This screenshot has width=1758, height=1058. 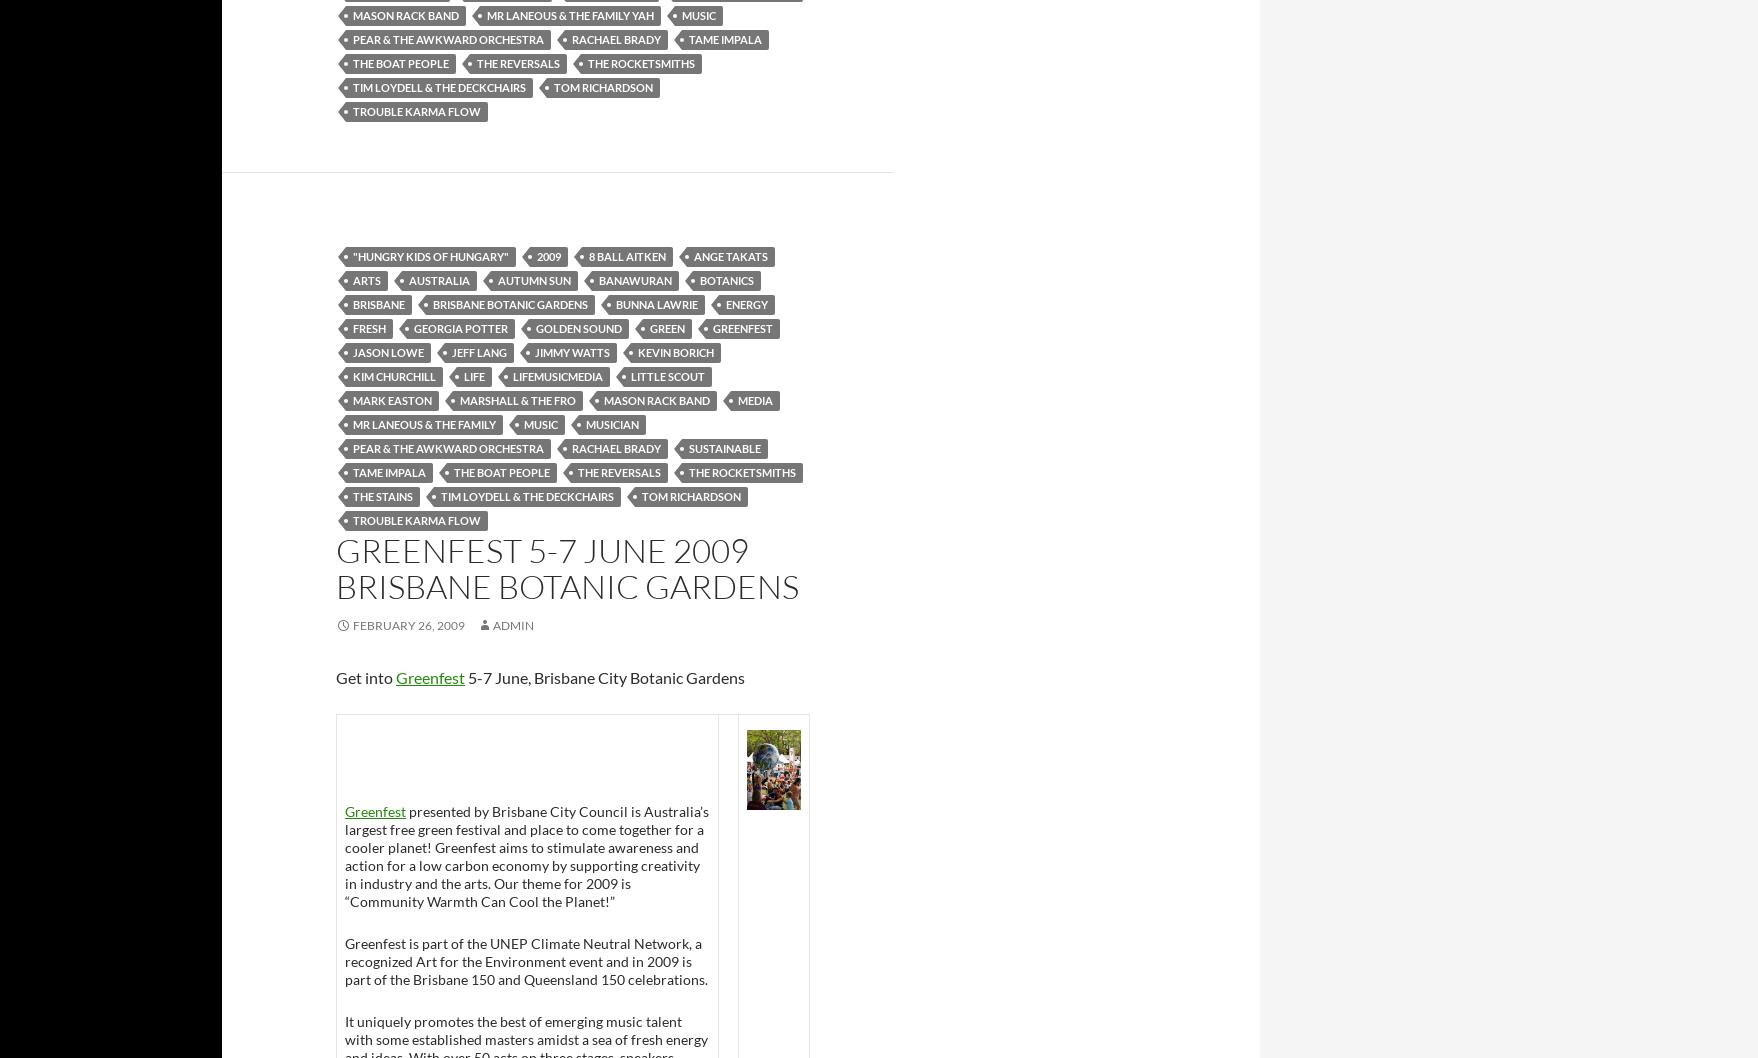 I want to click on 'life', so click(x=473, y=375).